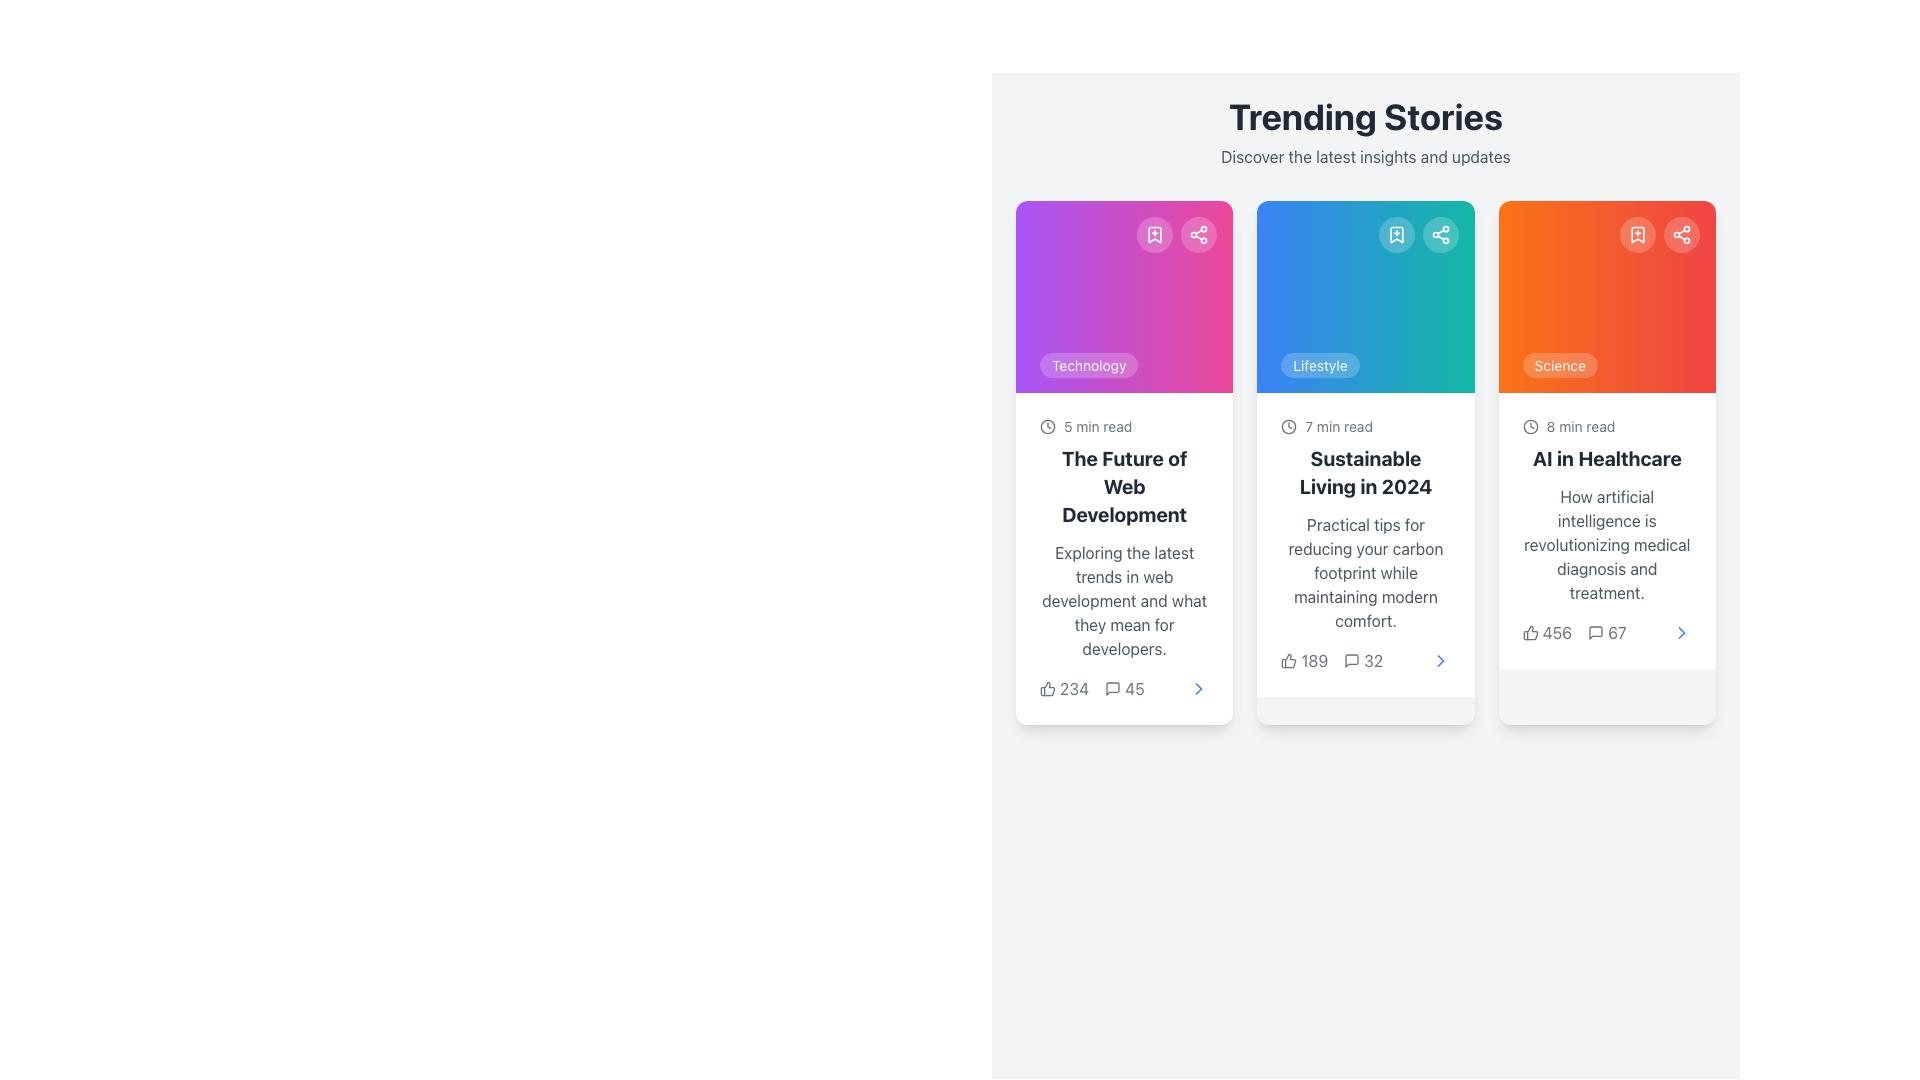  I want to click on the circular button with a semi-transparent white background featuring a white share icon, so click(1199, 234).